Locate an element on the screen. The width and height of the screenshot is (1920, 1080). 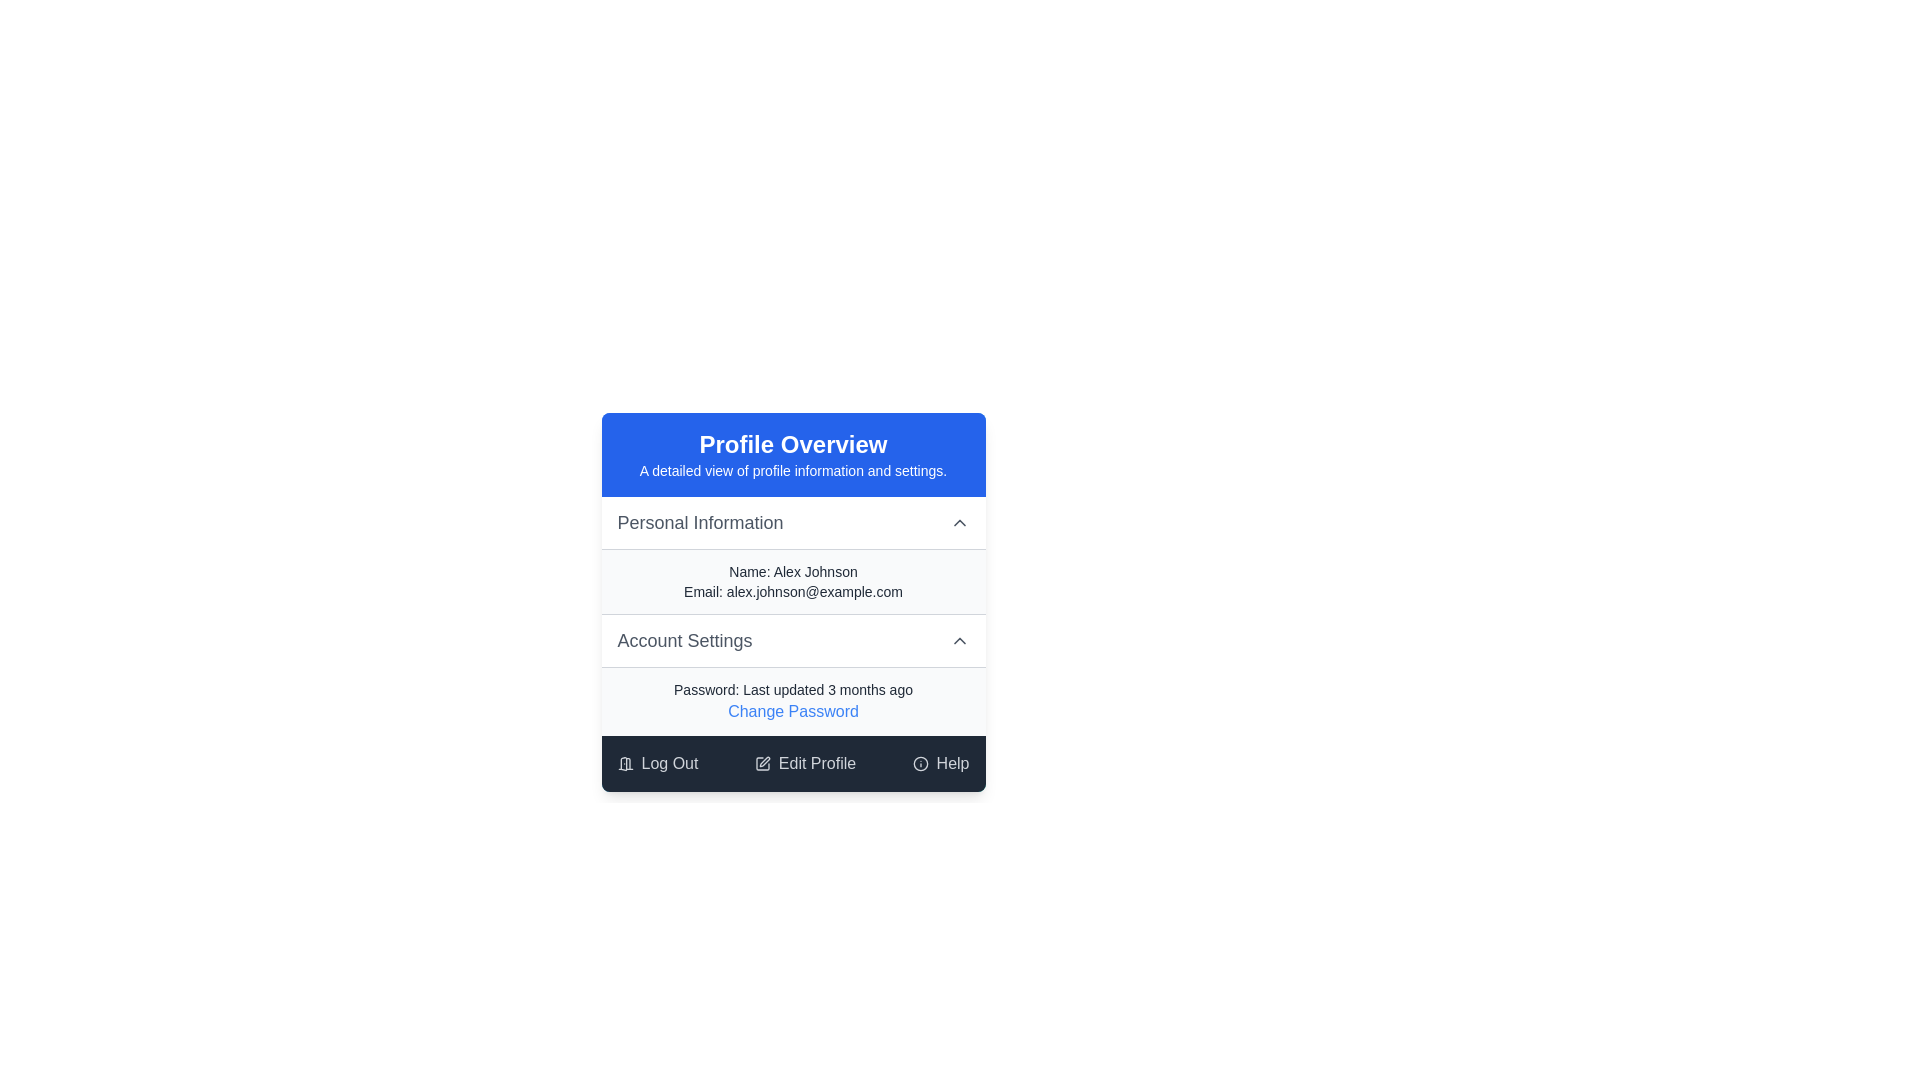
the 'Edit Profile' button in the Navigation bar located at the bottom of the 'Profile Overview' panel is located at coordinates (792, 763).